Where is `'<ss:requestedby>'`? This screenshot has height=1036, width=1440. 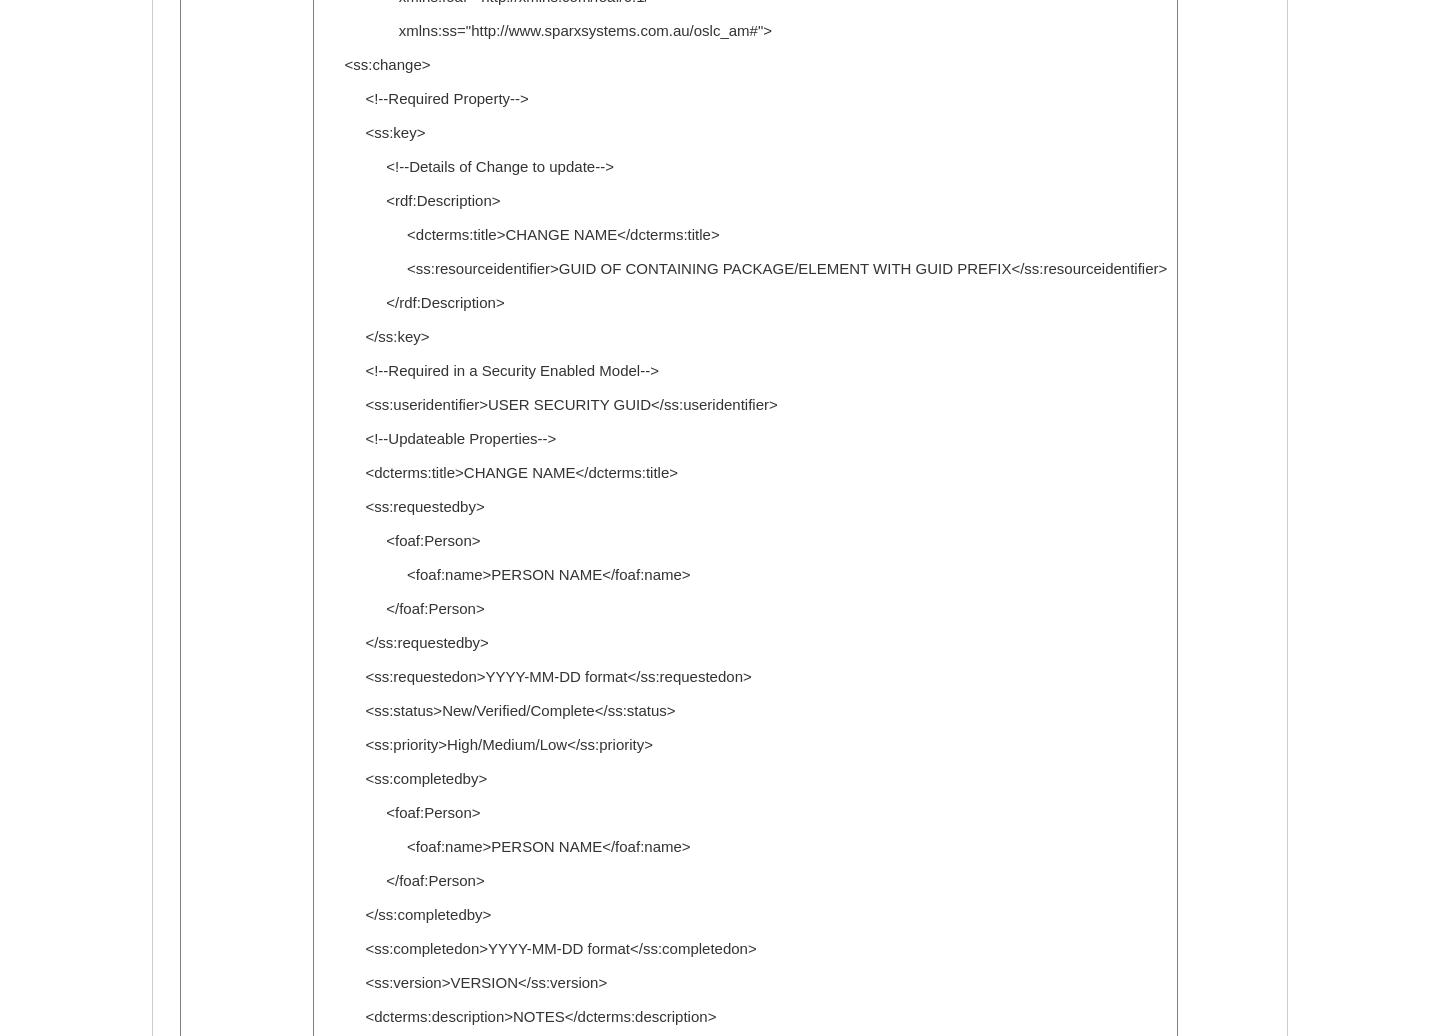 '<ss:requestedby>' is located at coordinates (402, 506).